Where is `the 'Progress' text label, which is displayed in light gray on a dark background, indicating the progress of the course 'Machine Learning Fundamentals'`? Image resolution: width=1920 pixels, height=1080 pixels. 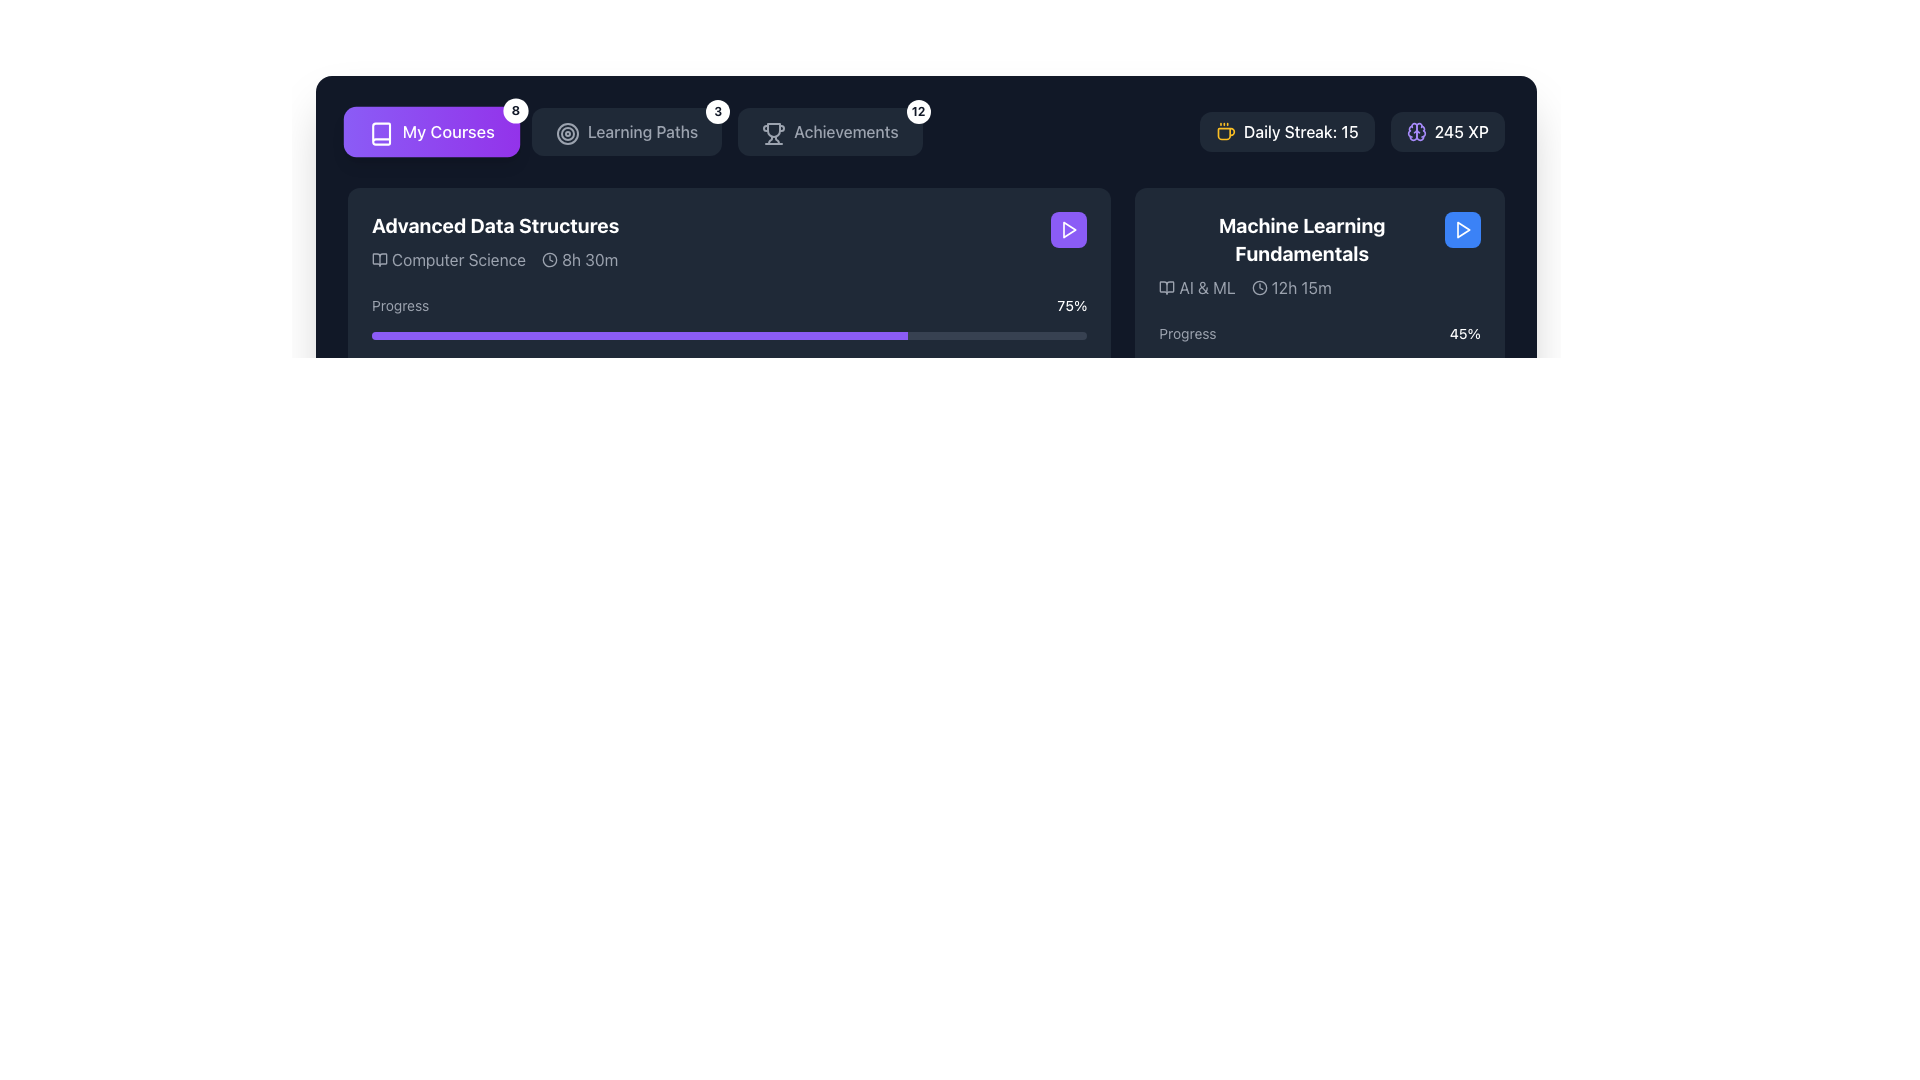 the 'Progress' text label, which is displayed in light gray on a dark background, indicating the progress of the course 'Machine Learning Fundamentals' is located at coordinates (1187, 333).